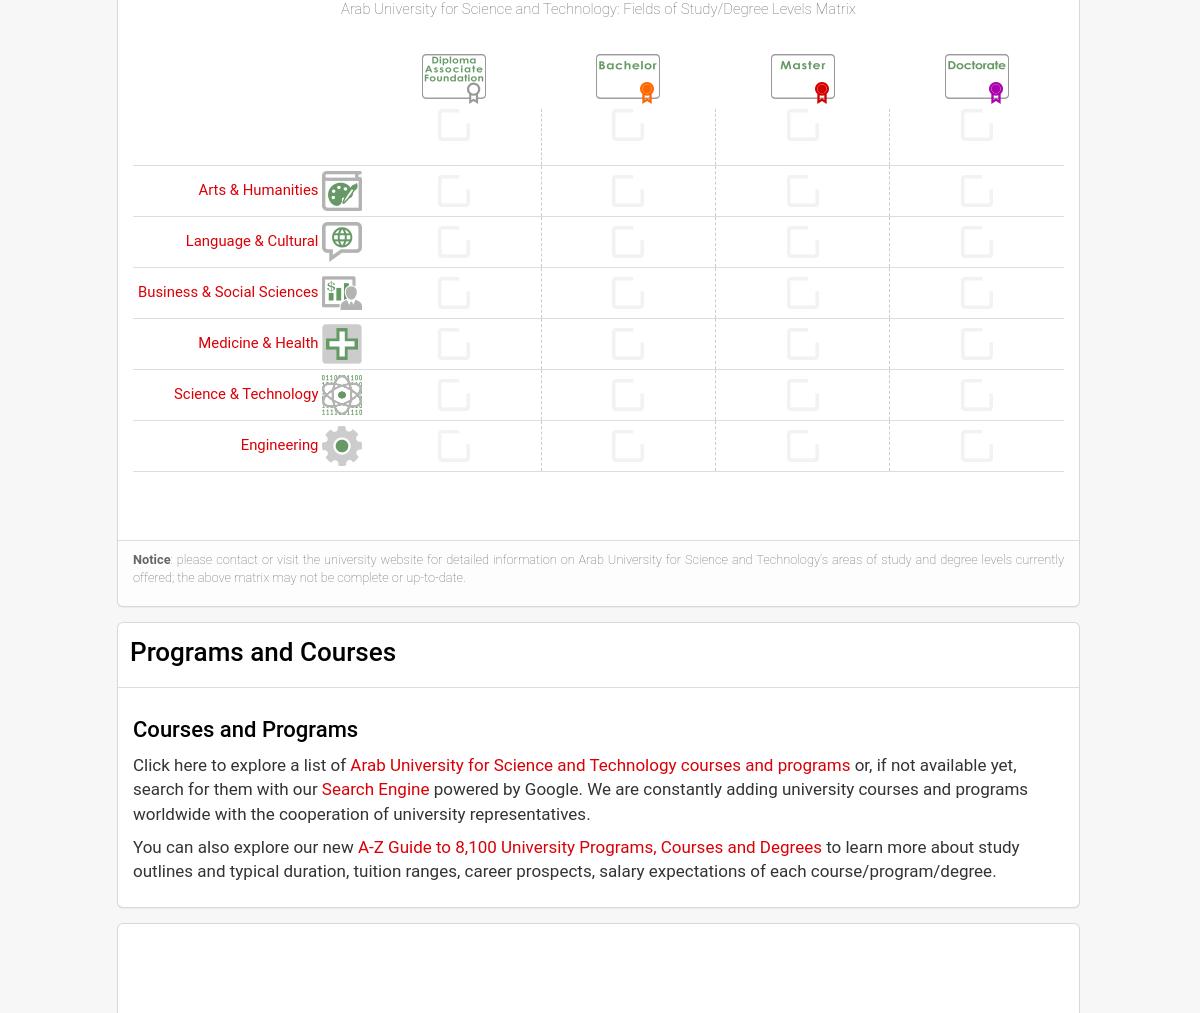 This screenshot has width=1200, height=1013. What do you see at coordinates (150, 558) in the screenshot?
I see `'Notice'` at bounding box center [150, 558].